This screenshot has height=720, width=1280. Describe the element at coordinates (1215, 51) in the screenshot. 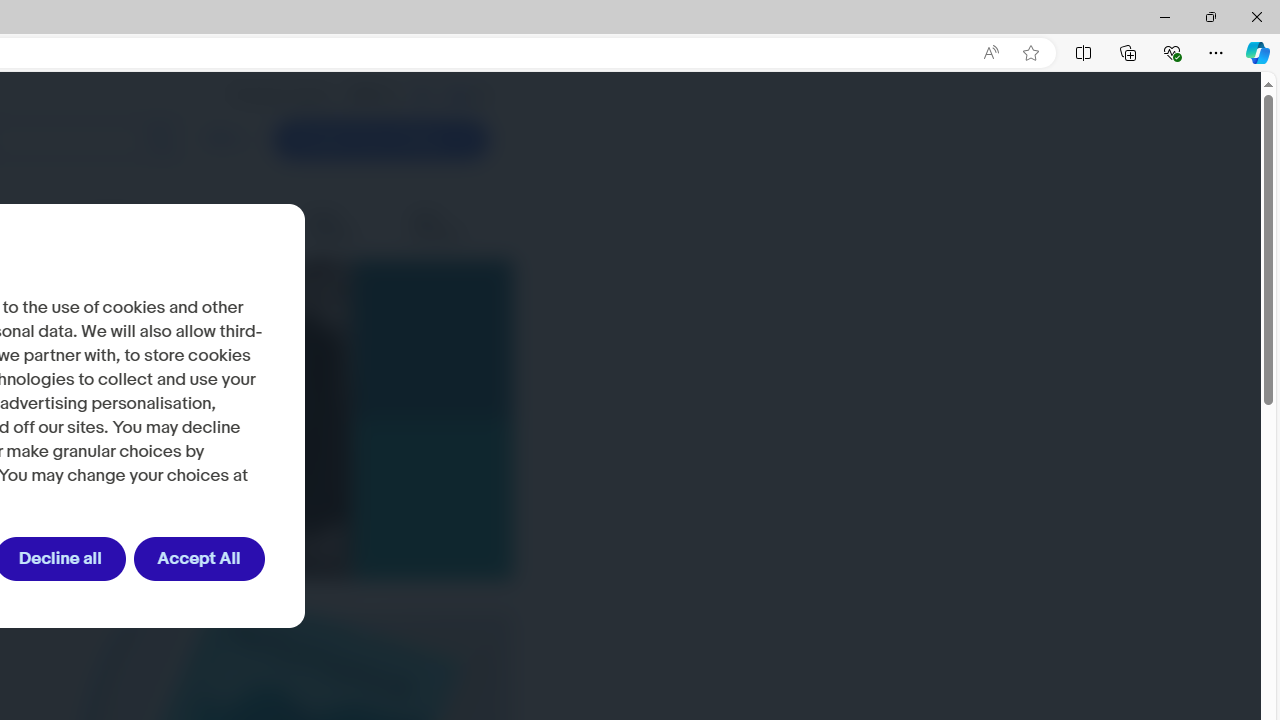

I see `'Settings and more (Alt+F)'` at that location.